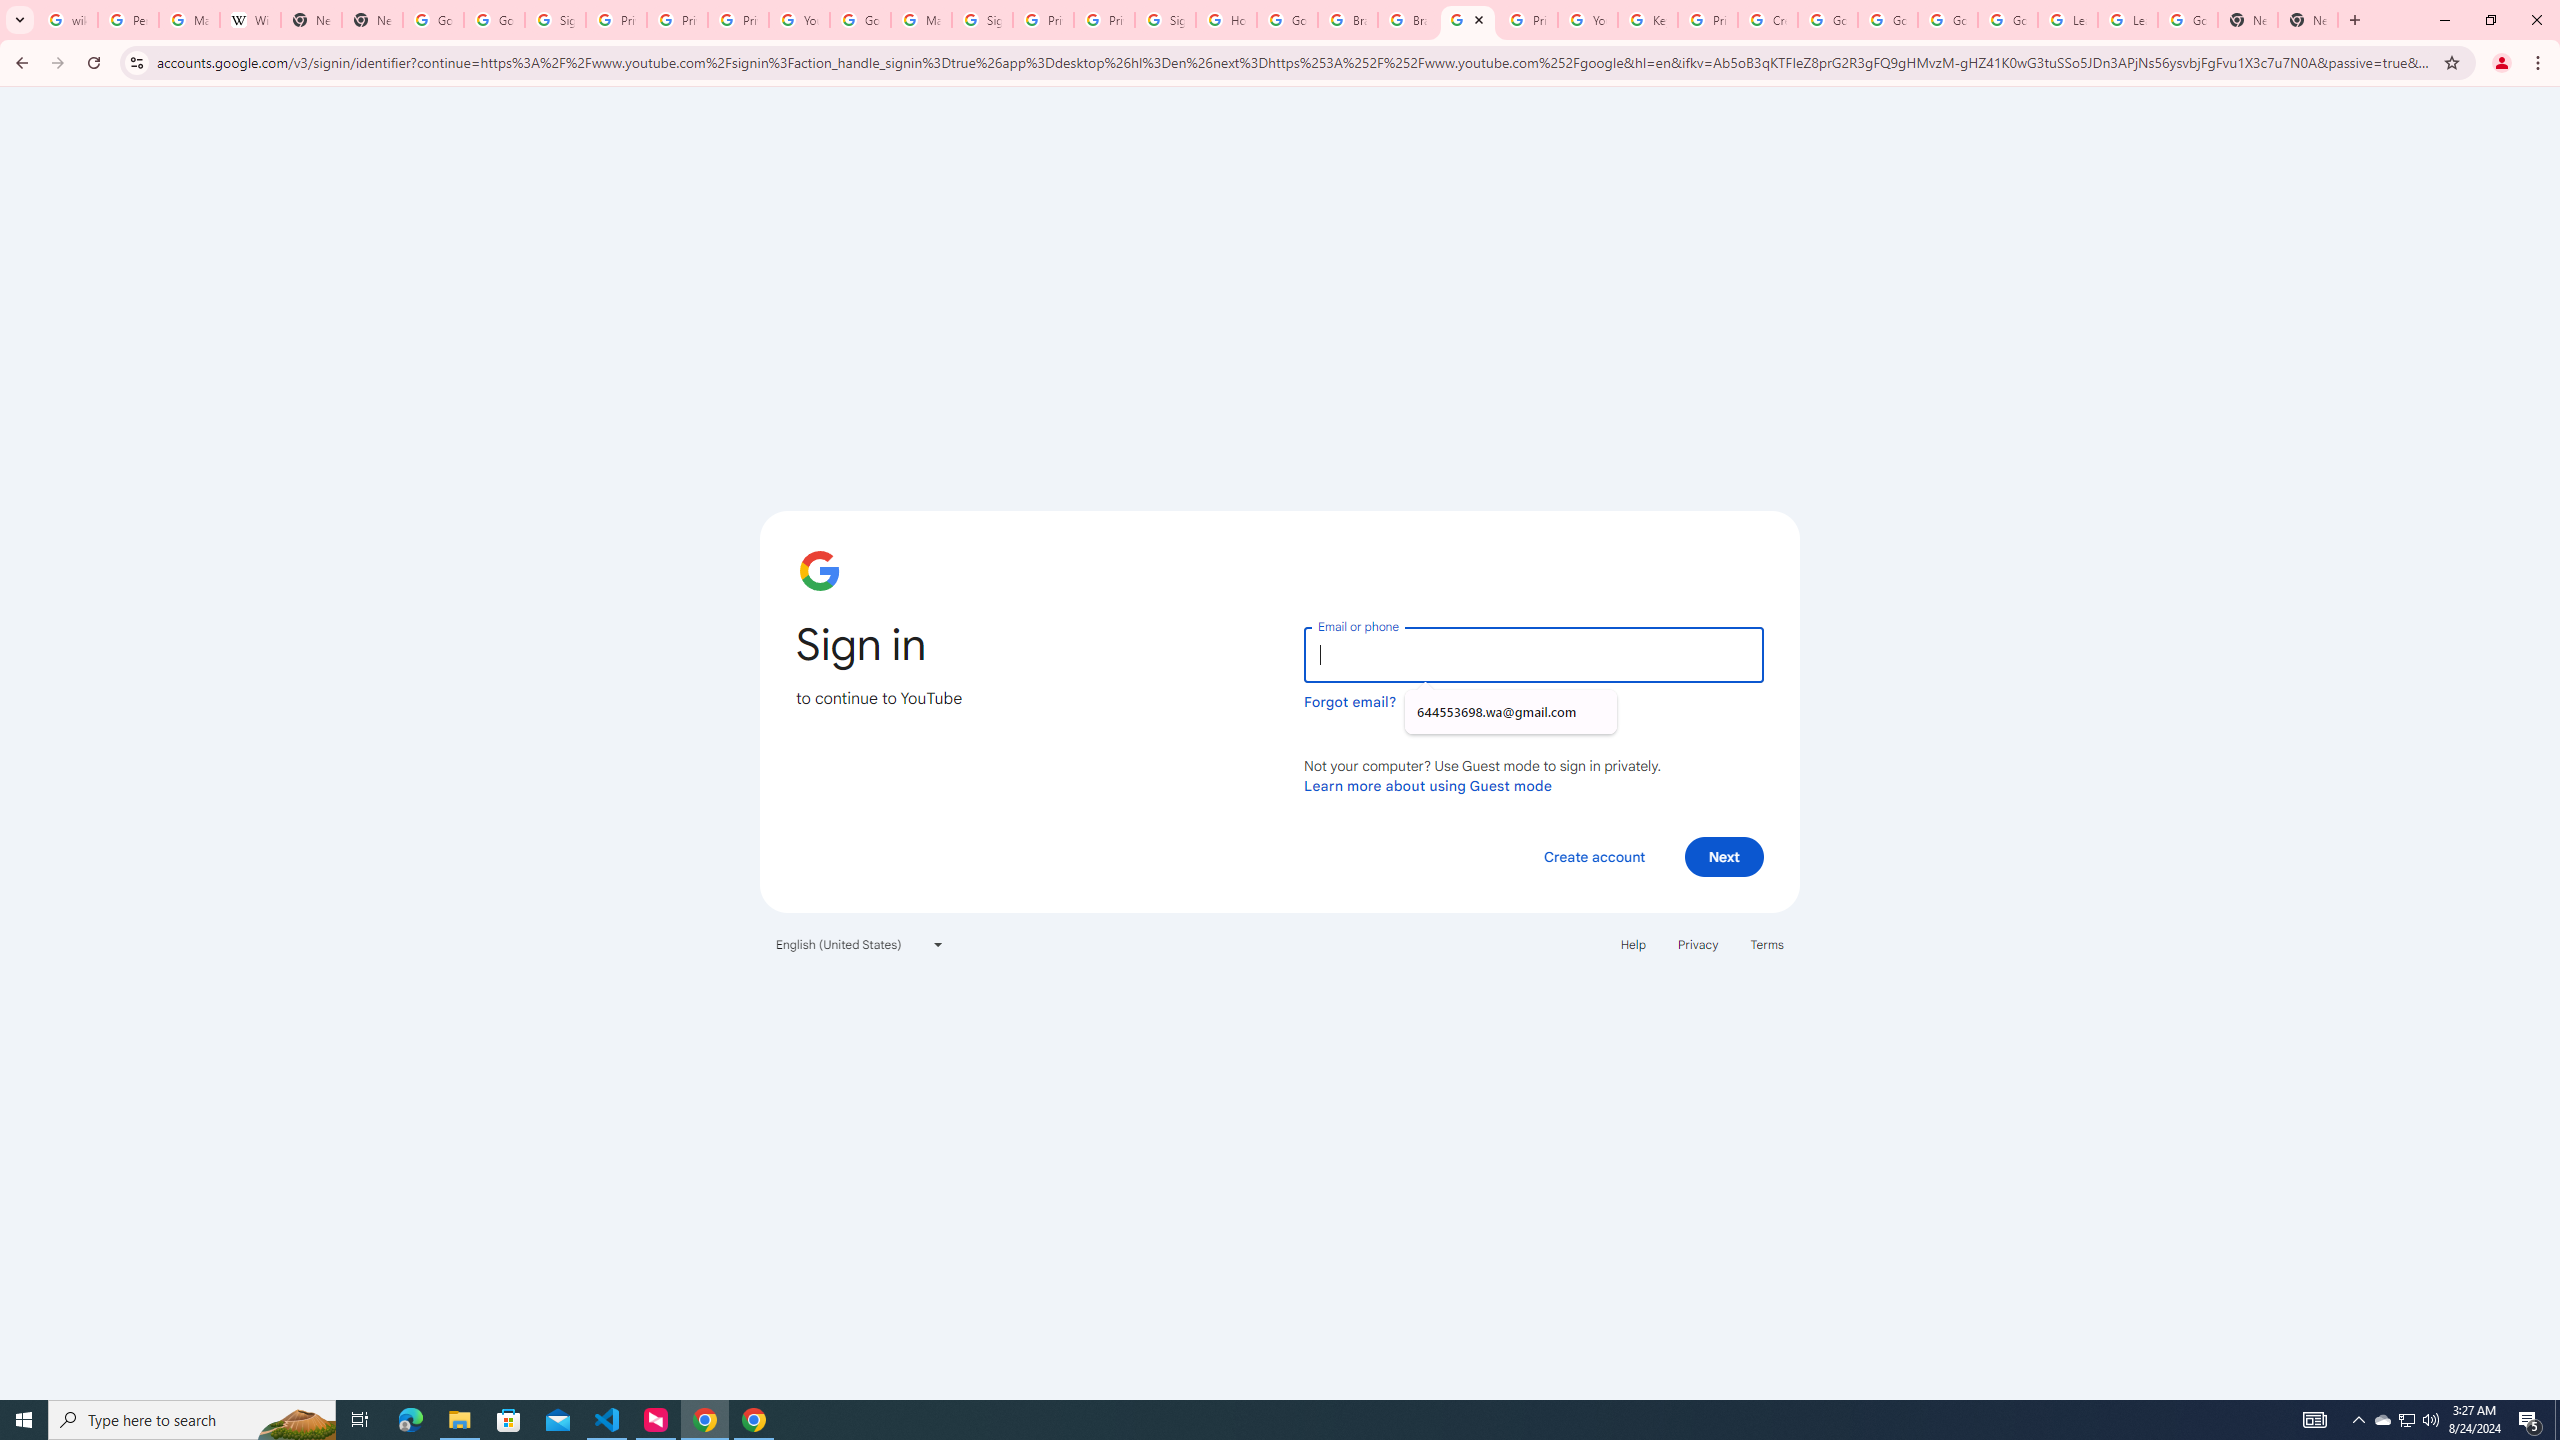 The image size is (2560, 1440). I want to click on 'Wikipedia:Edit requests - Wikipedia', so click(248, 19).